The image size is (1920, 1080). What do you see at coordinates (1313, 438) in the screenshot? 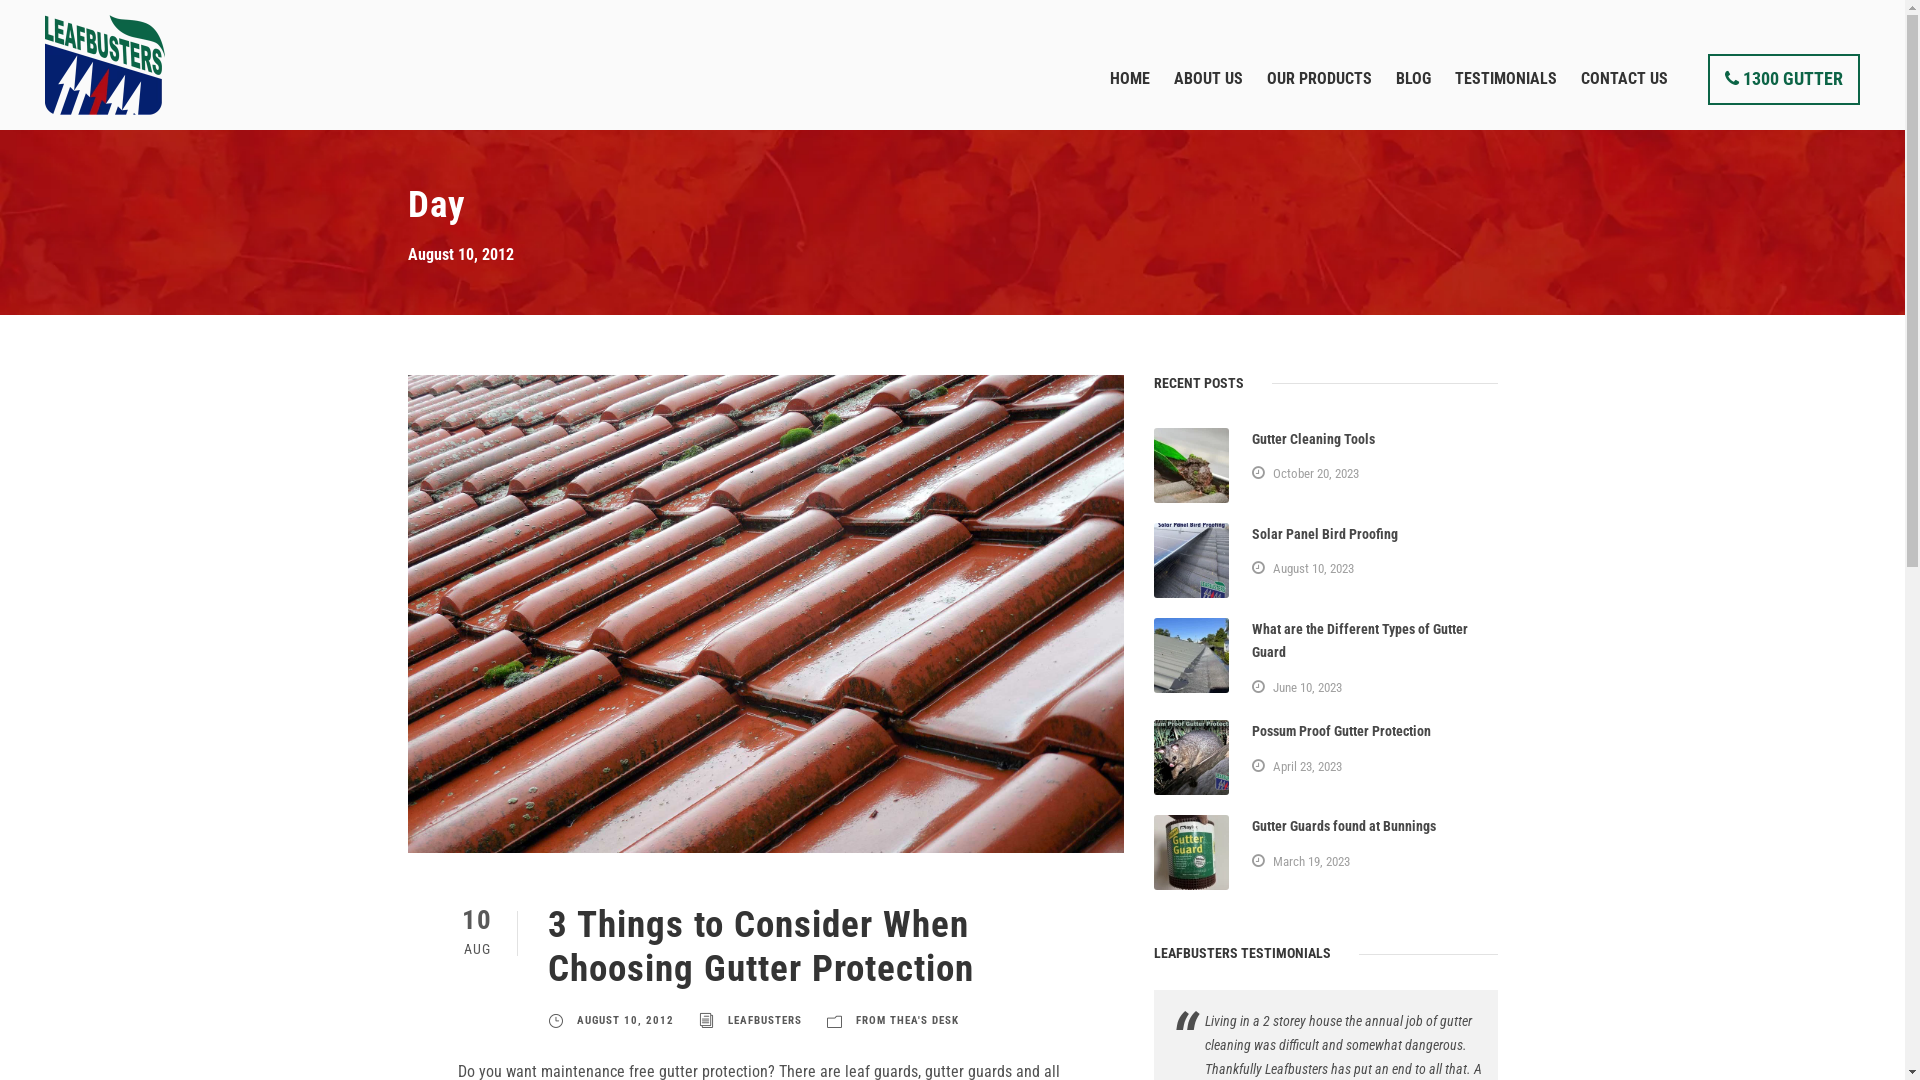
I see `'Gutter Cleaning Tools'` at bounding box center [1313, 438].